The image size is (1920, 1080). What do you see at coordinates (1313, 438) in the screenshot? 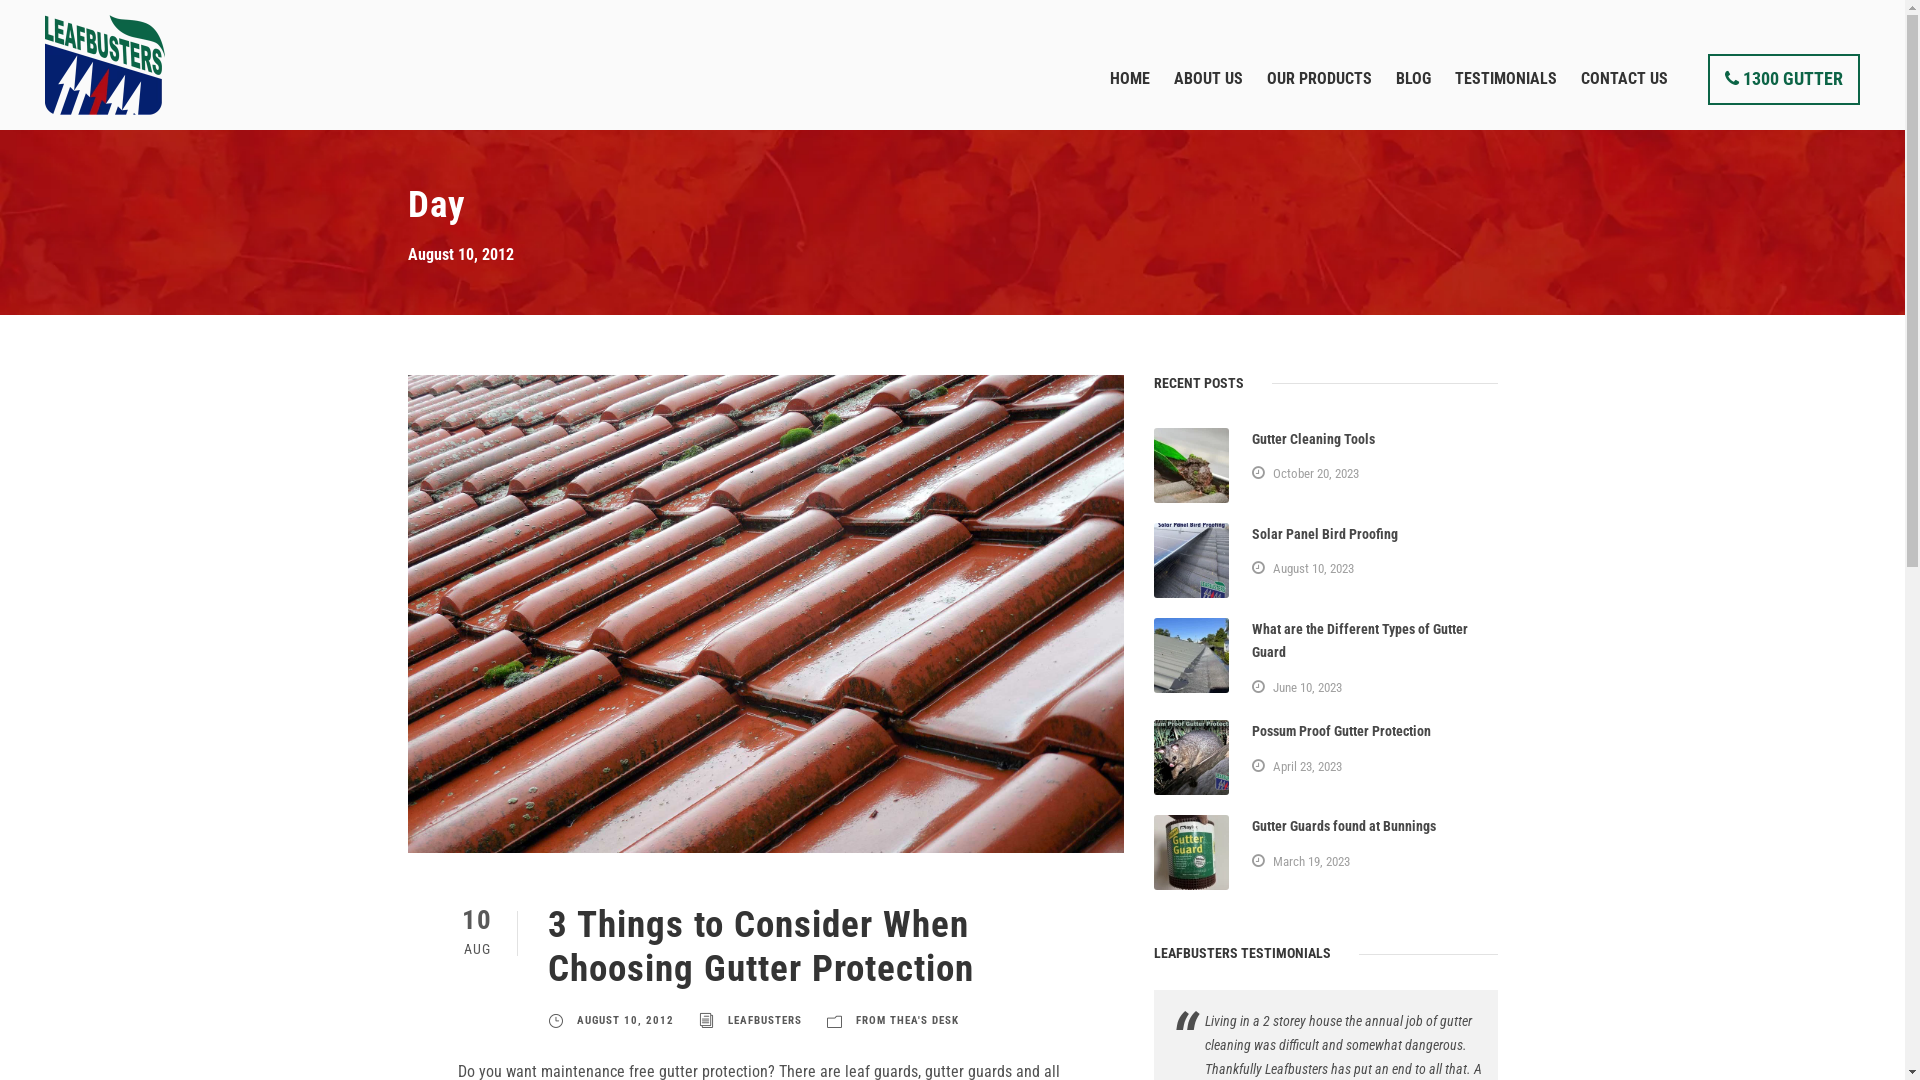
I see `'Gutter Cleaning Tools'` at bounding box center [1313, 438].